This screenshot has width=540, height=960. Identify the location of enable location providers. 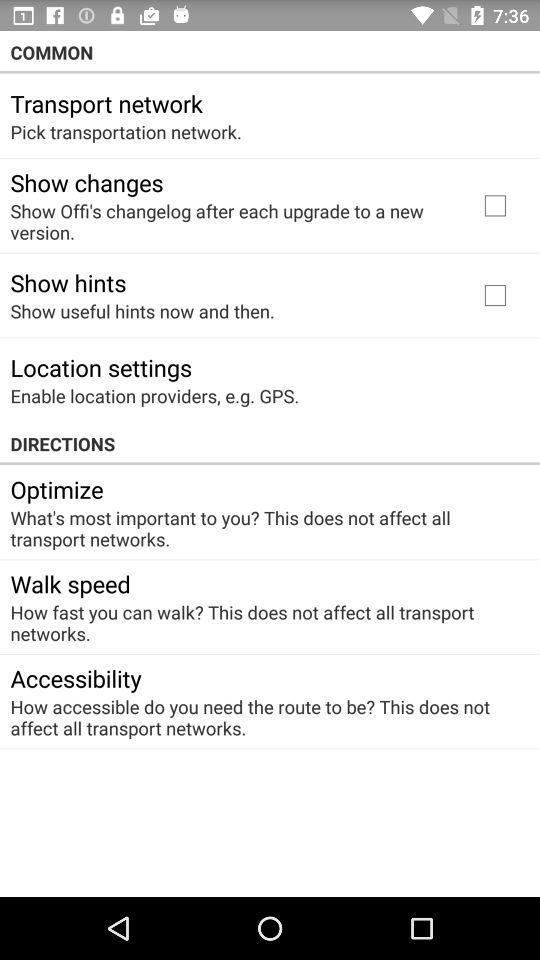
(153, 395).